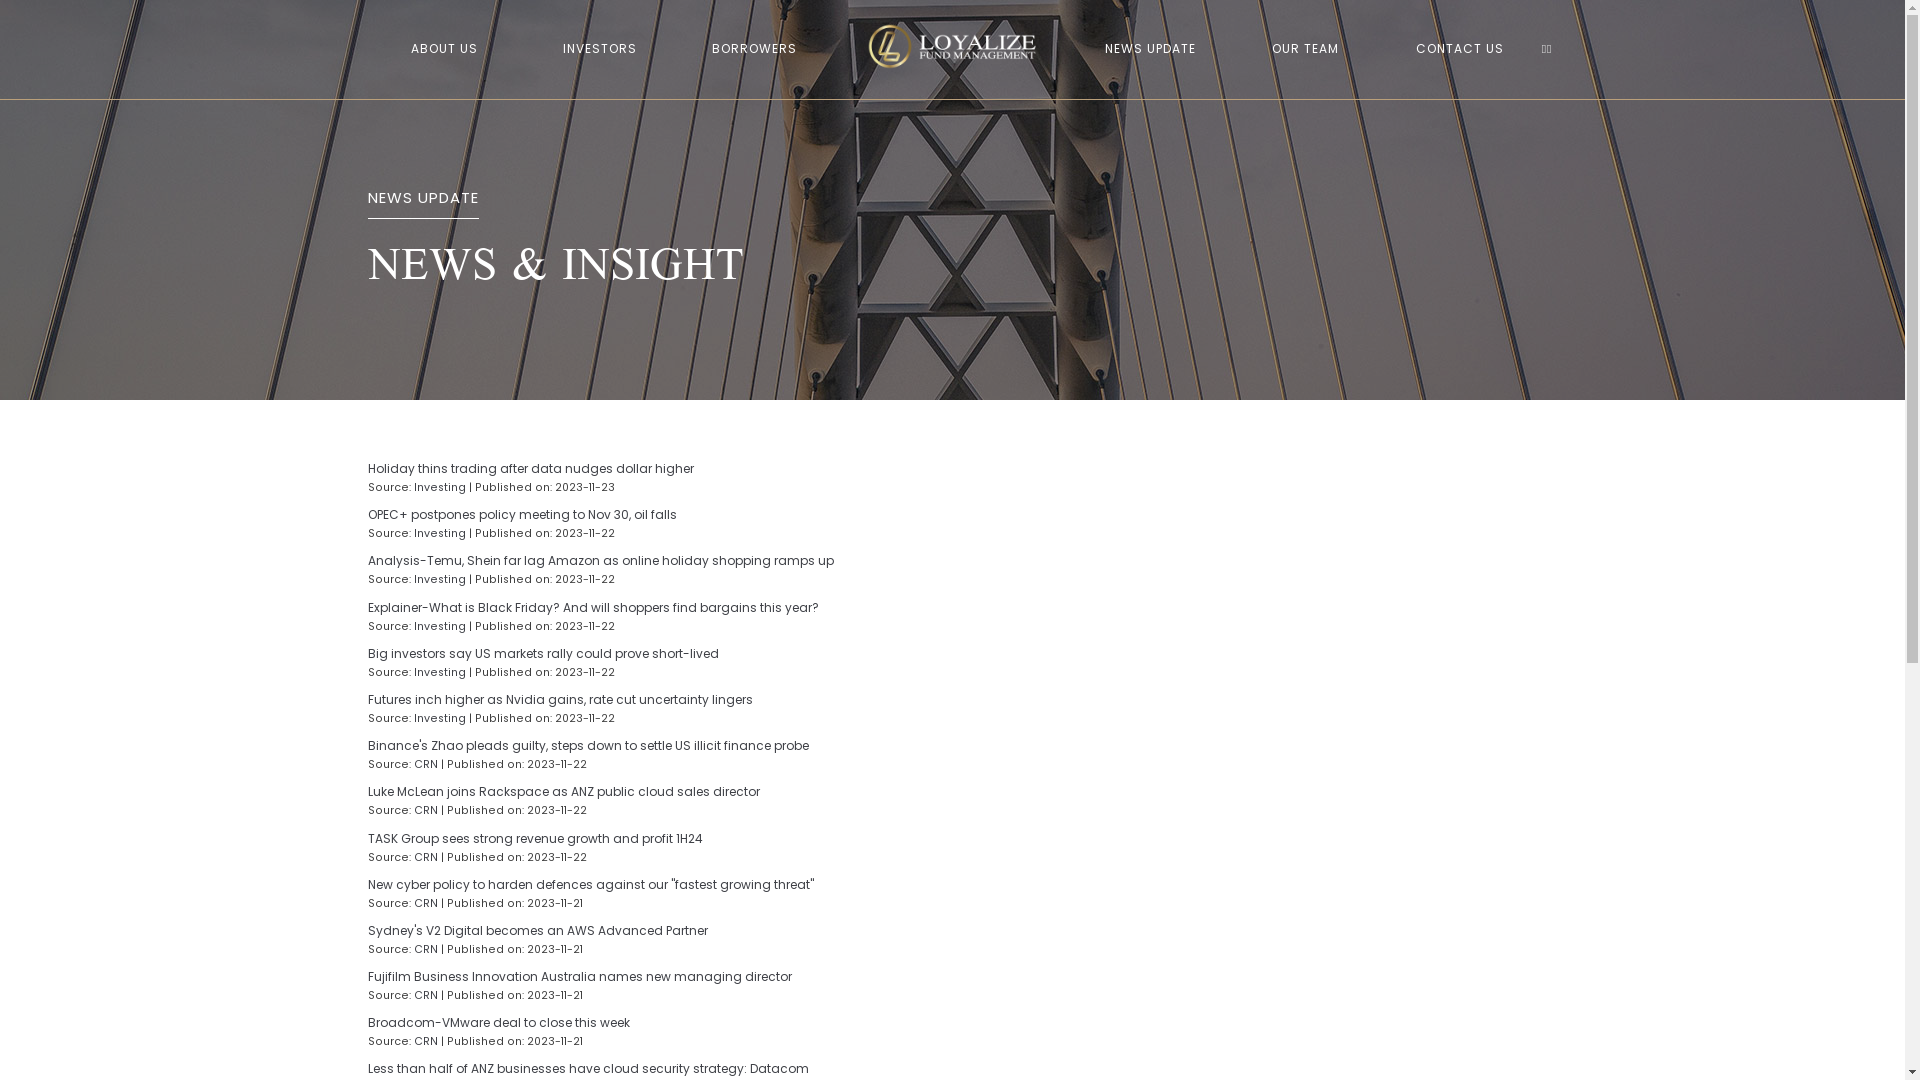 The height and width of the screenshot is (1080, 1920). I want to click on 'ABOUT US', so click(410, 48).